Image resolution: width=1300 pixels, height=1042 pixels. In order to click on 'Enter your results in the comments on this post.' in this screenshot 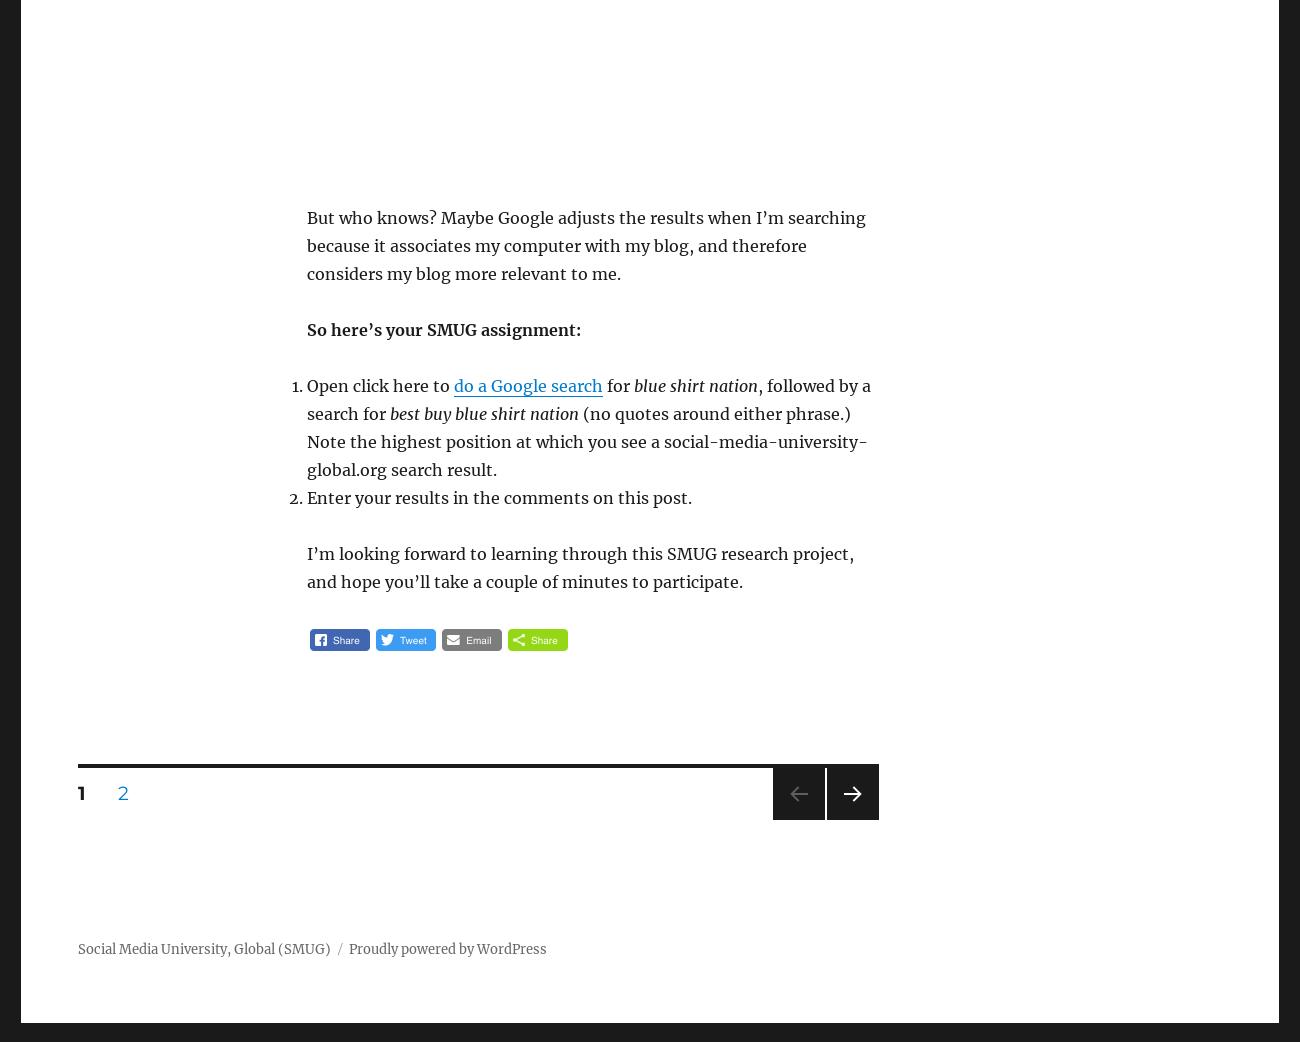, I will do `click(498, 497)`.